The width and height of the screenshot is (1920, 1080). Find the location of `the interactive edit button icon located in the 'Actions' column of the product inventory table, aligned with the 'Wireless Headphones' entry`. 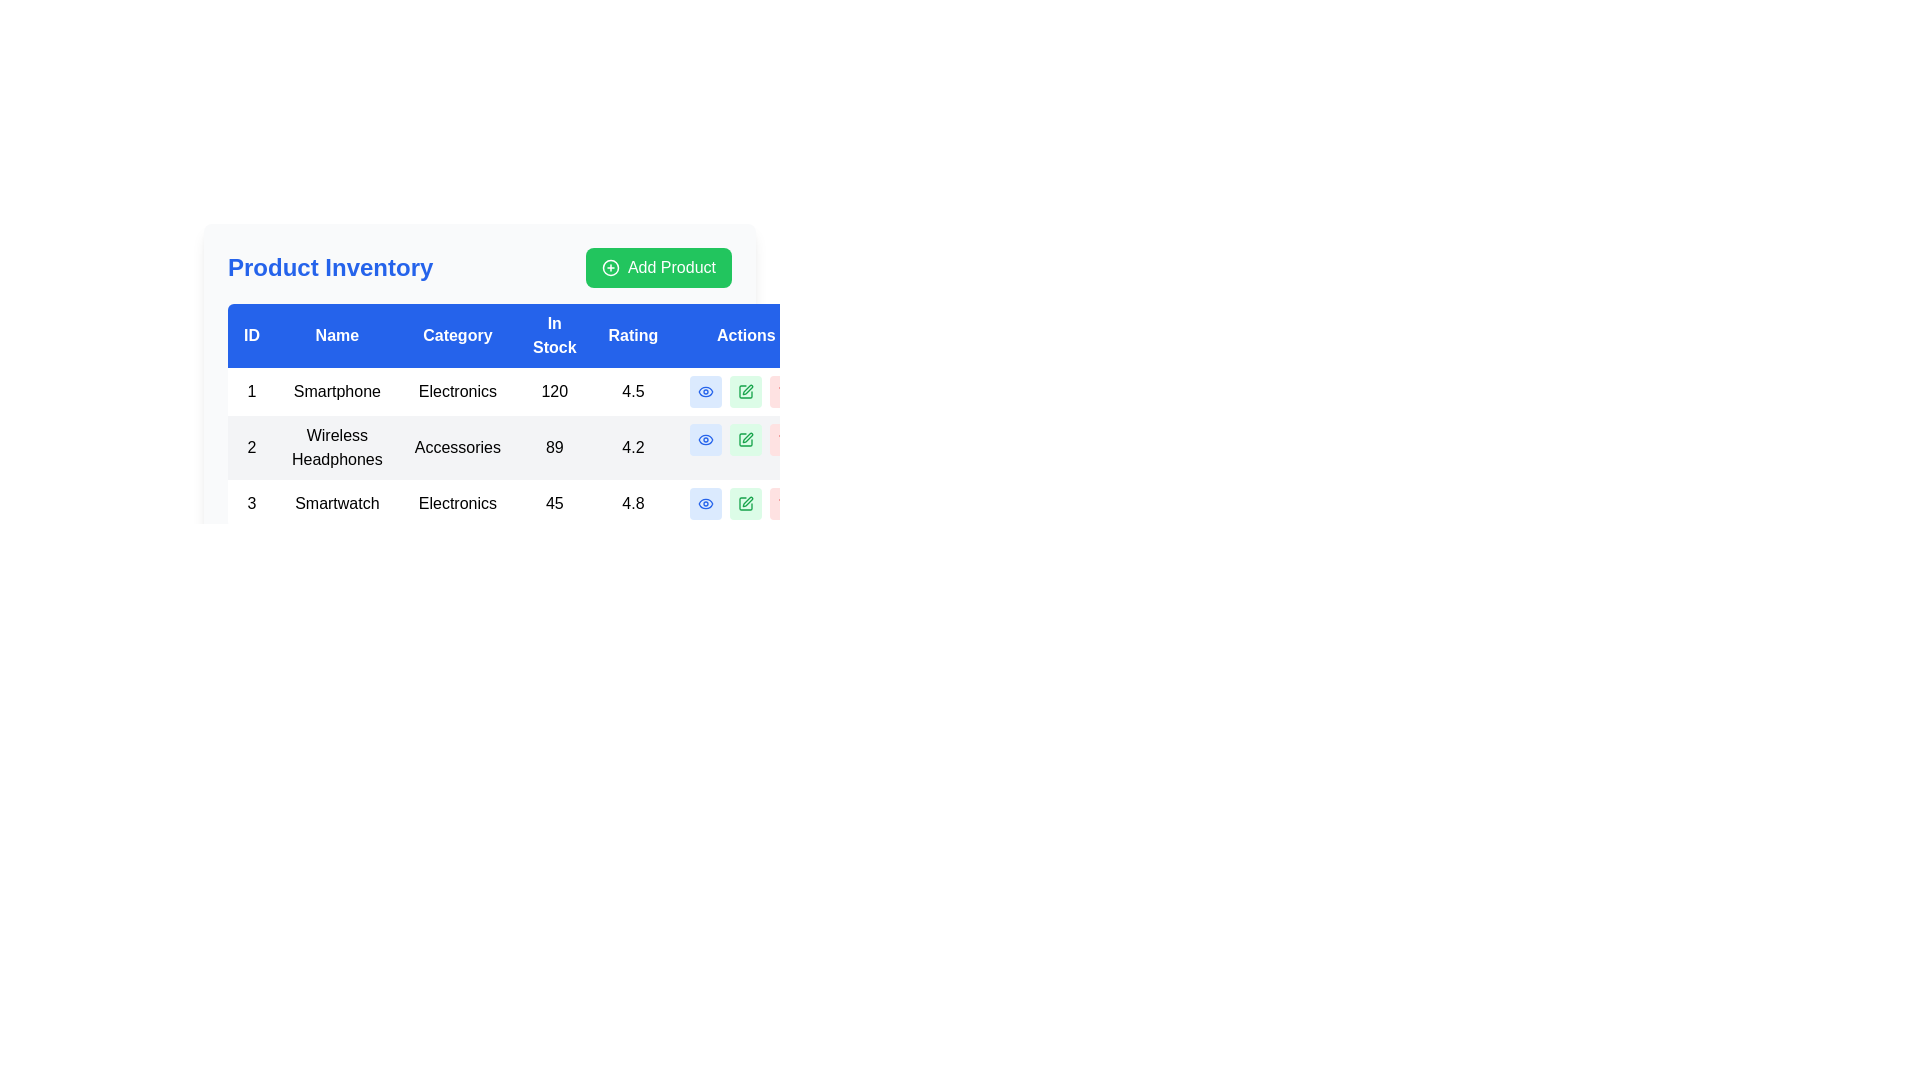

the interactive edit button icon located in the 'Actions' column of the product inventory table, aligned with the 'Wireless Headphones' entry is located at coordinates (747, 437).